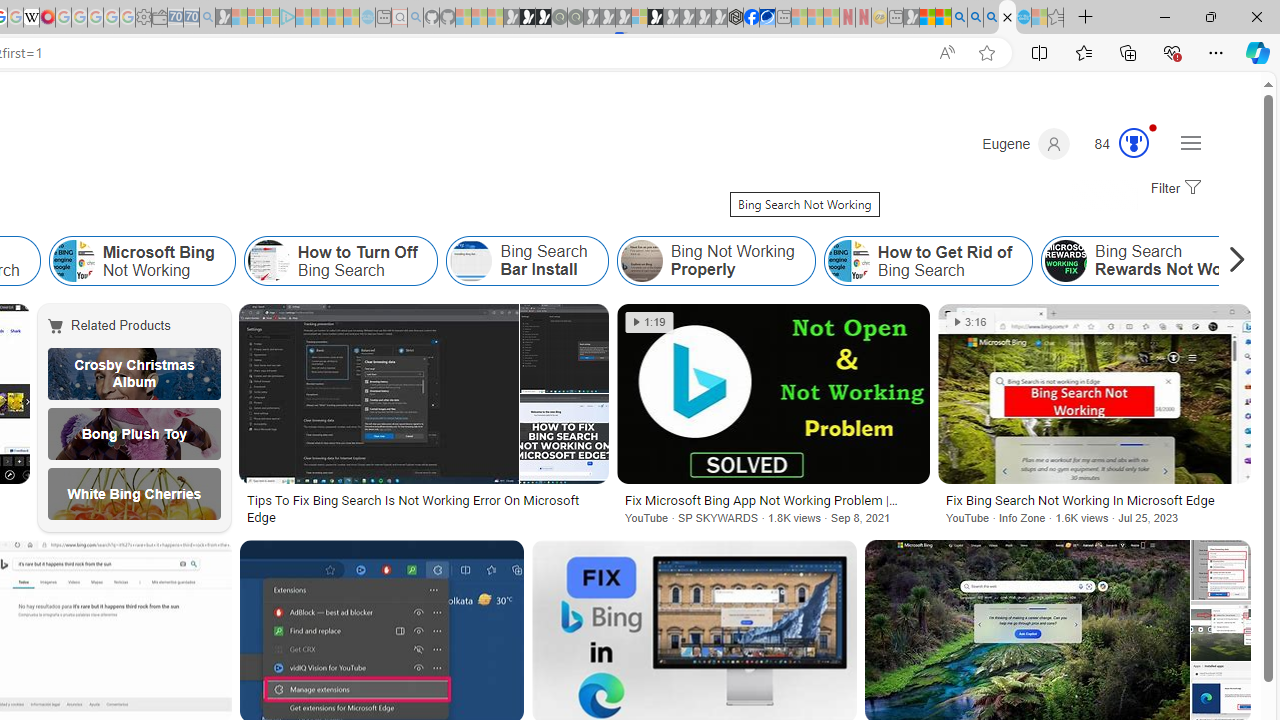 The width and height of the screenshot is (1280, 720). What do you see at coordinates (134, 433) in the screenshot?
I see `'Bong Plush Toy'` at bounding box center [134, 433].